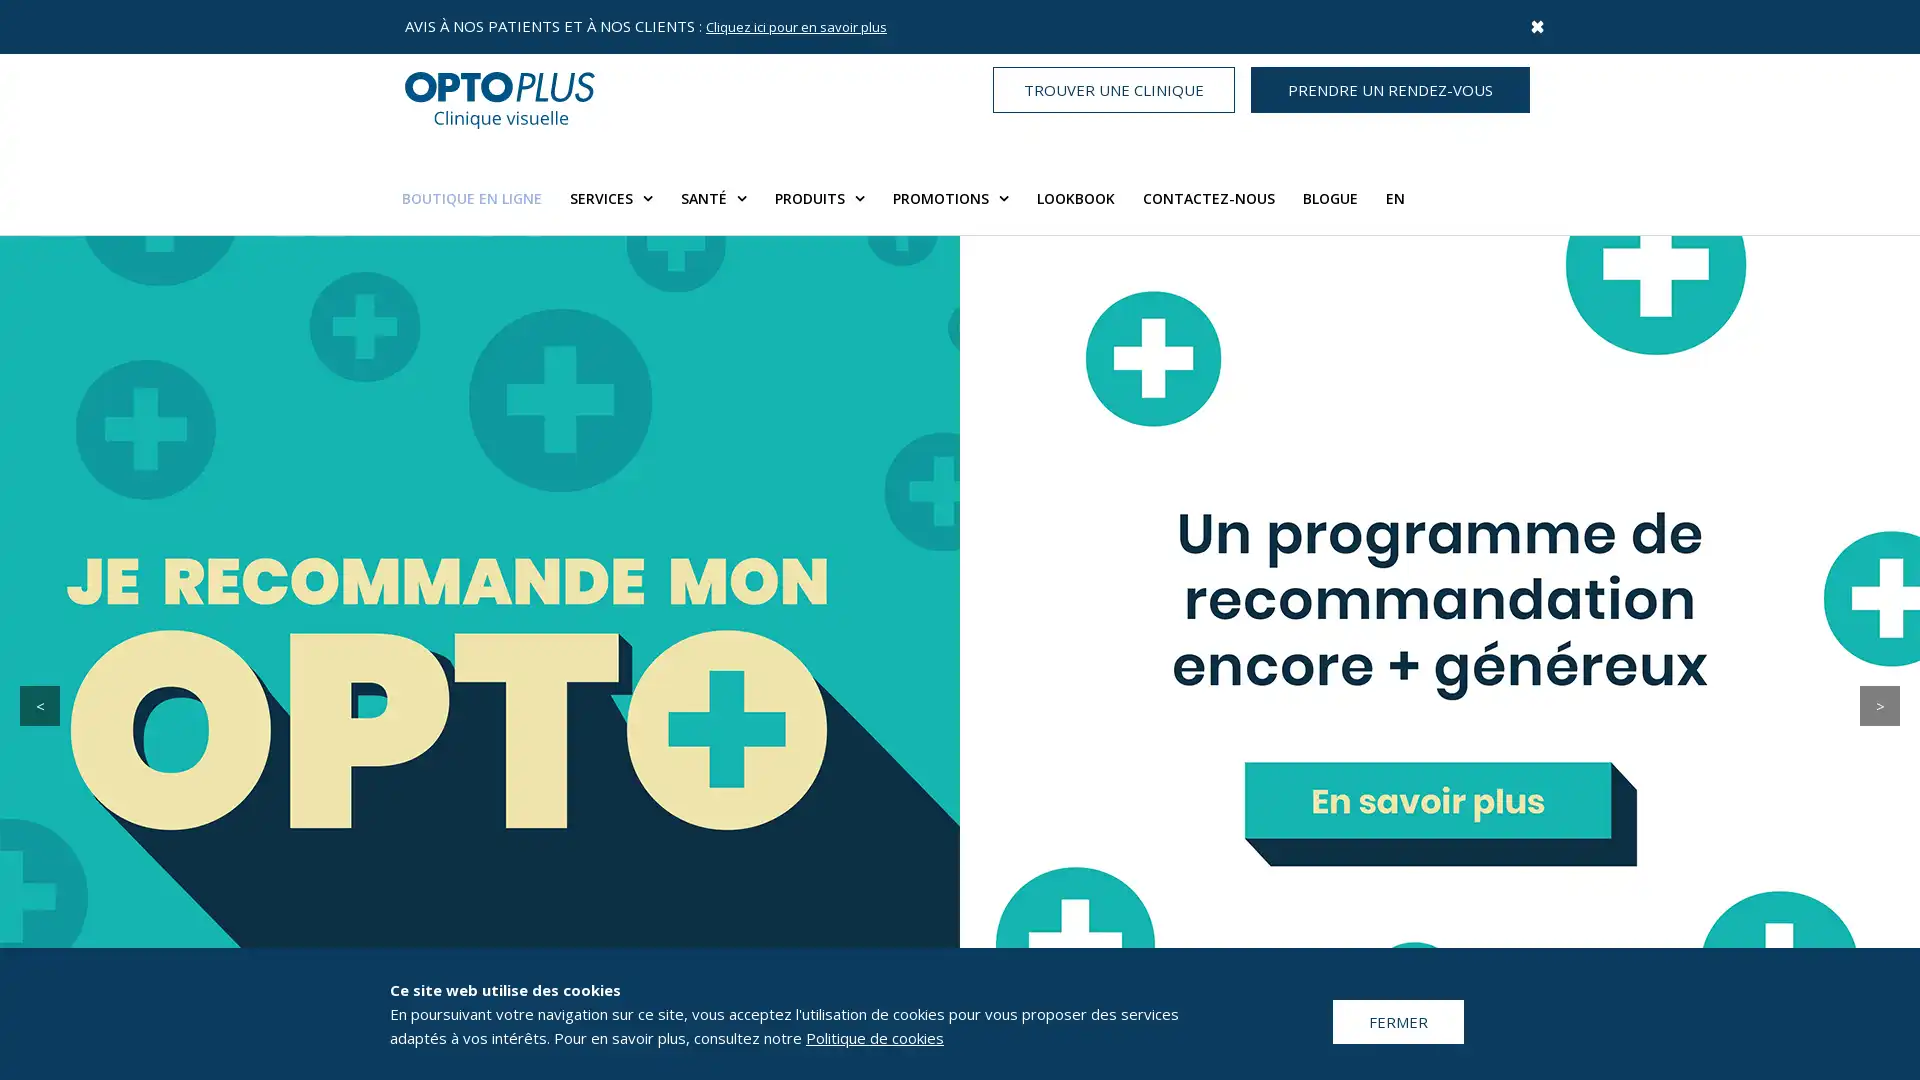 The image size is (1920, 1080). What do you see at coordinates (39, 704) in the screenshot?
I see `<` at bounding box center [39, 704].